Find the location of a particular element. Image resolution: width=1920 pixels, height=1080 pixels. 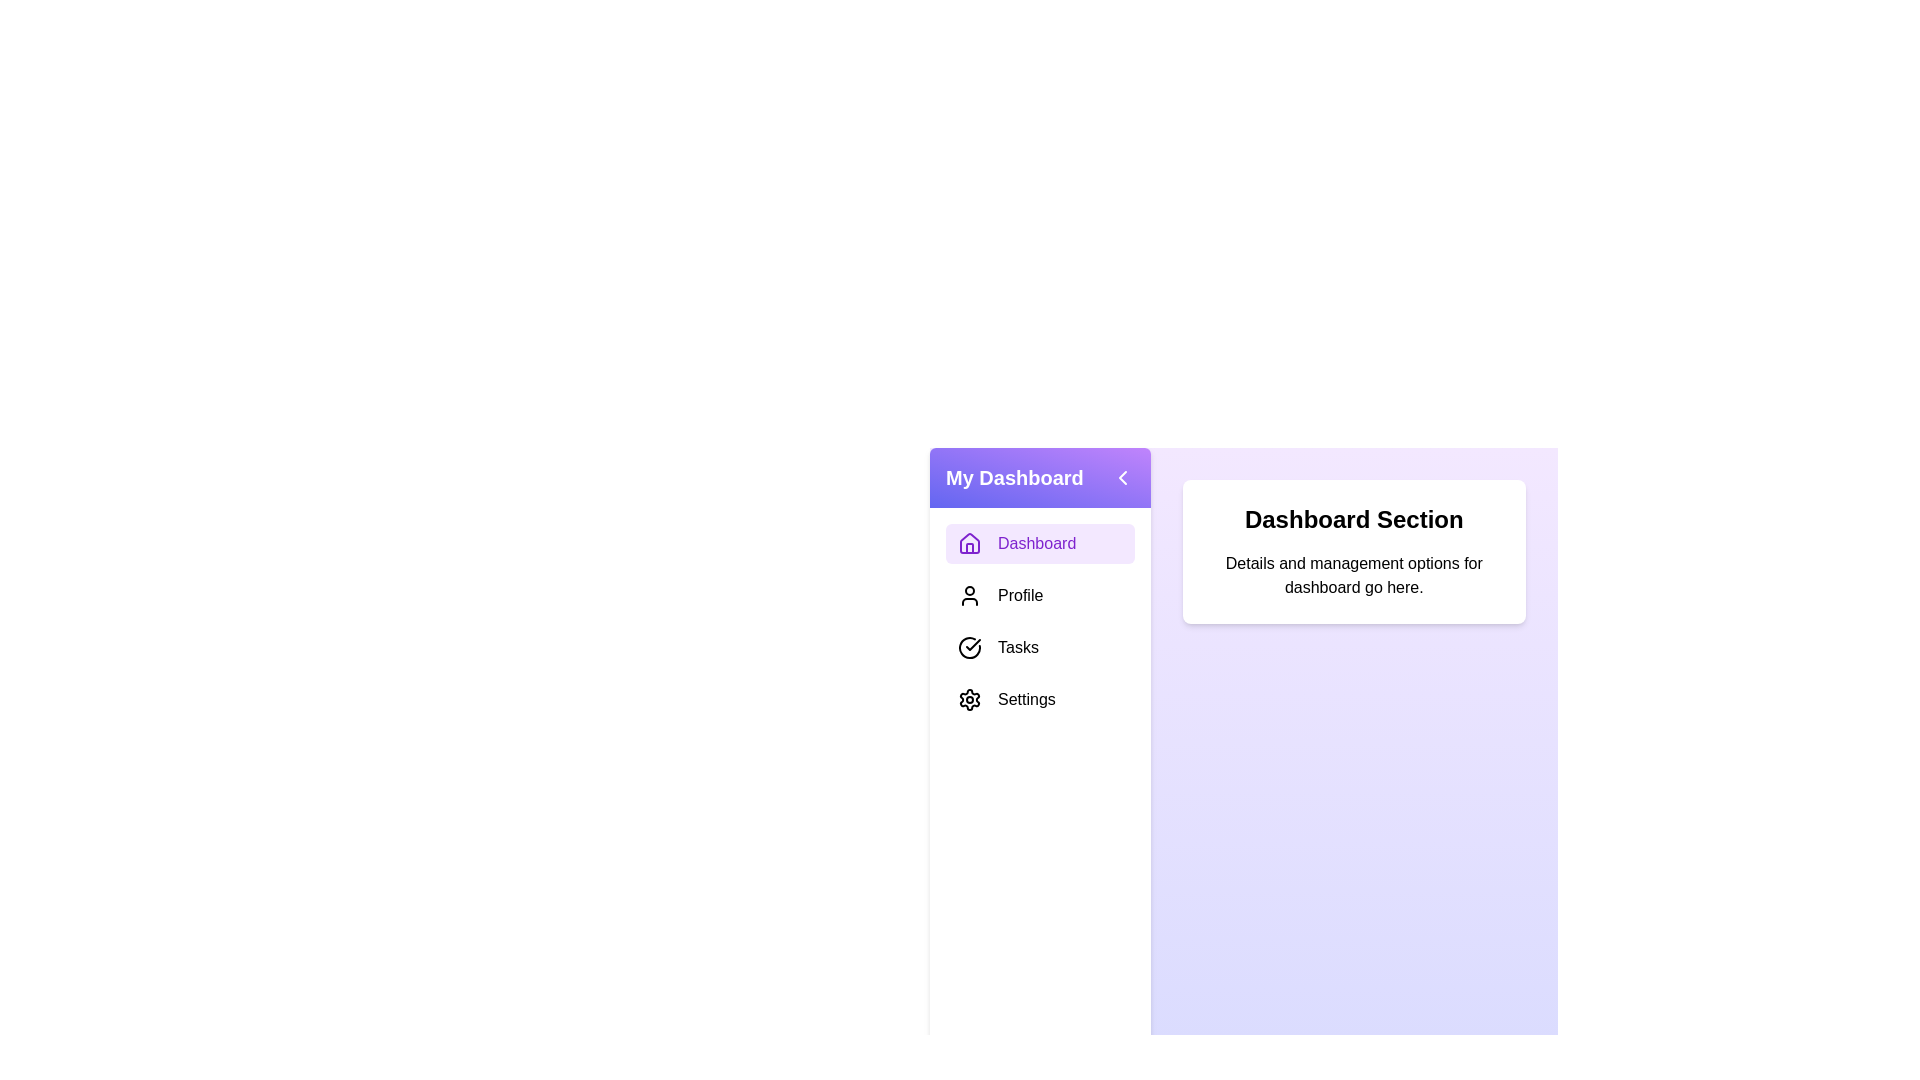

the 'Profile' navigation button located below the 'Dashboard' item and above the 'Tasks' item in the vertical navigation menu is located at coordinates (1040, 595).